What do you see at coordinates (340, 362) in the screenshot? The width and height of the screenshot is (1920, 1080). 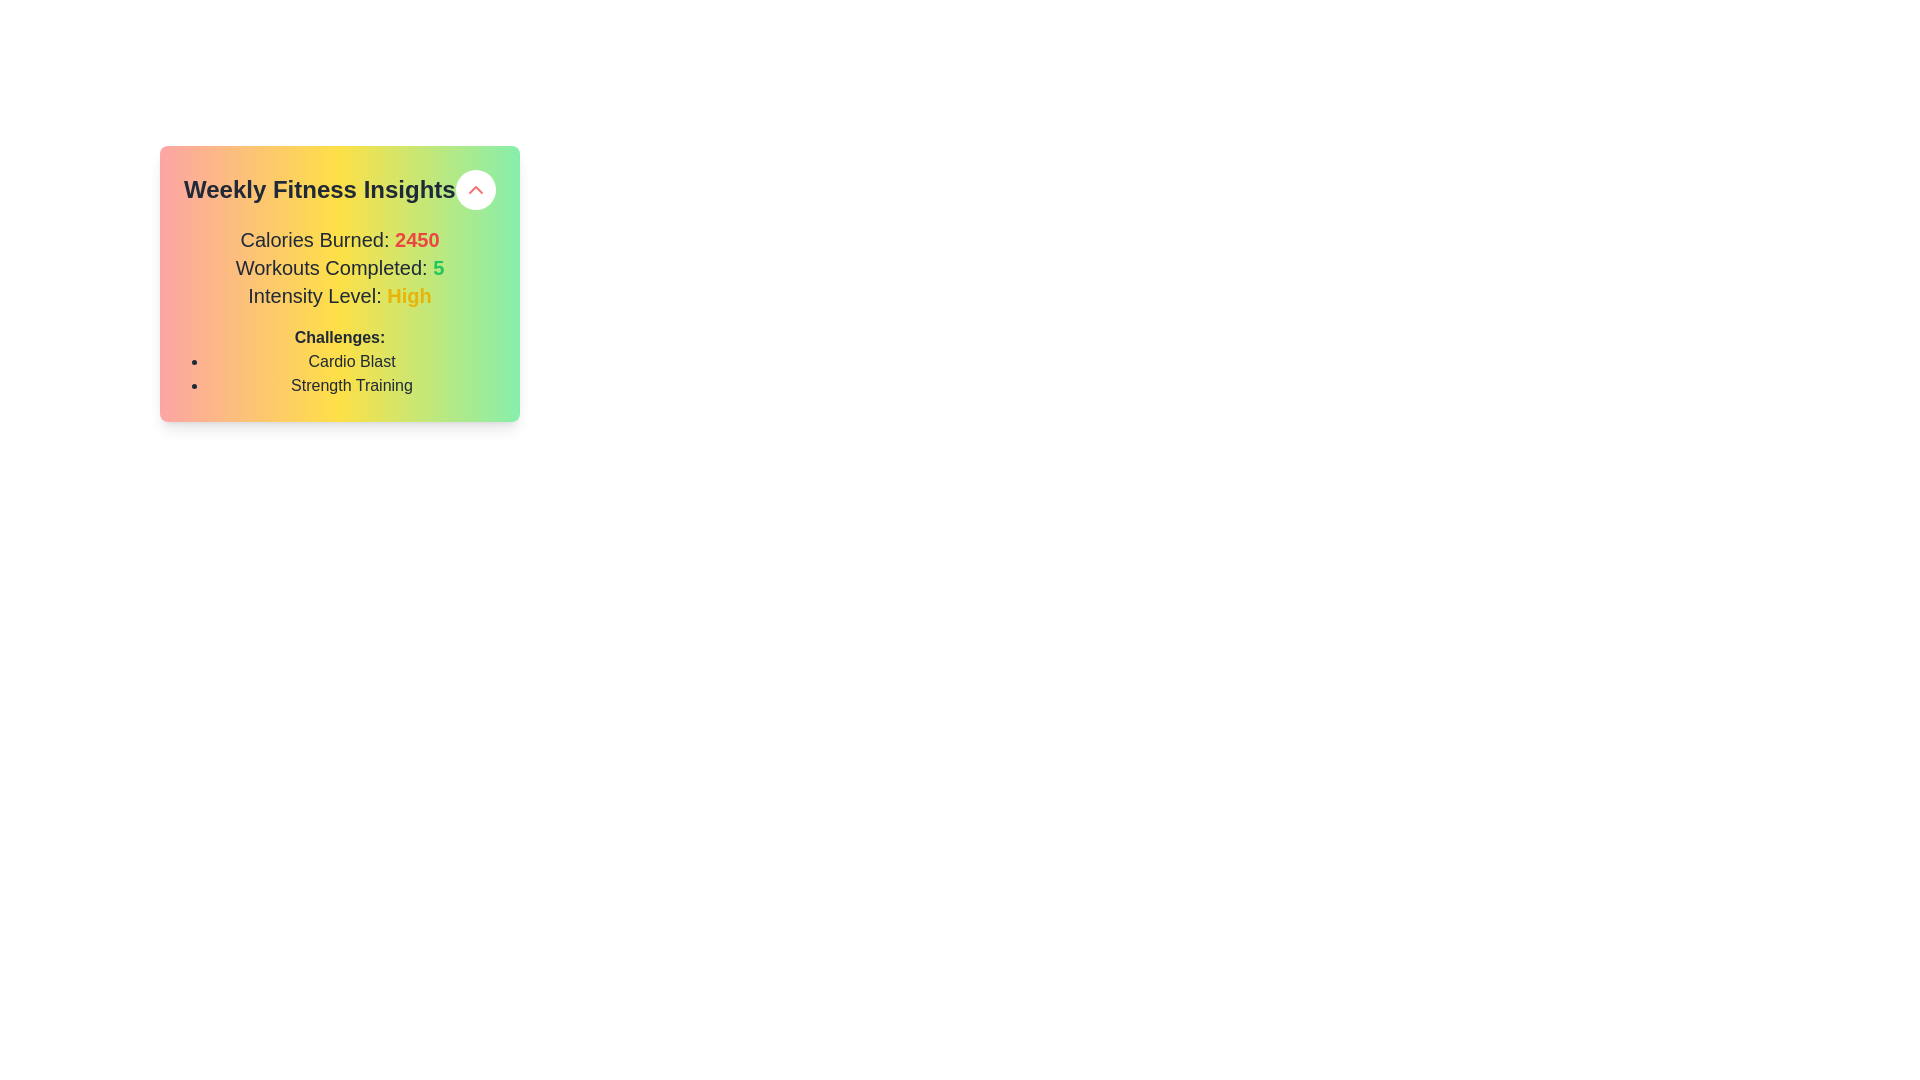 I see `text block that lists challenges or activities related to the user's fitness program, located in the card component below the 'Intensity Level: High' text` at bounding box center [340, 362].